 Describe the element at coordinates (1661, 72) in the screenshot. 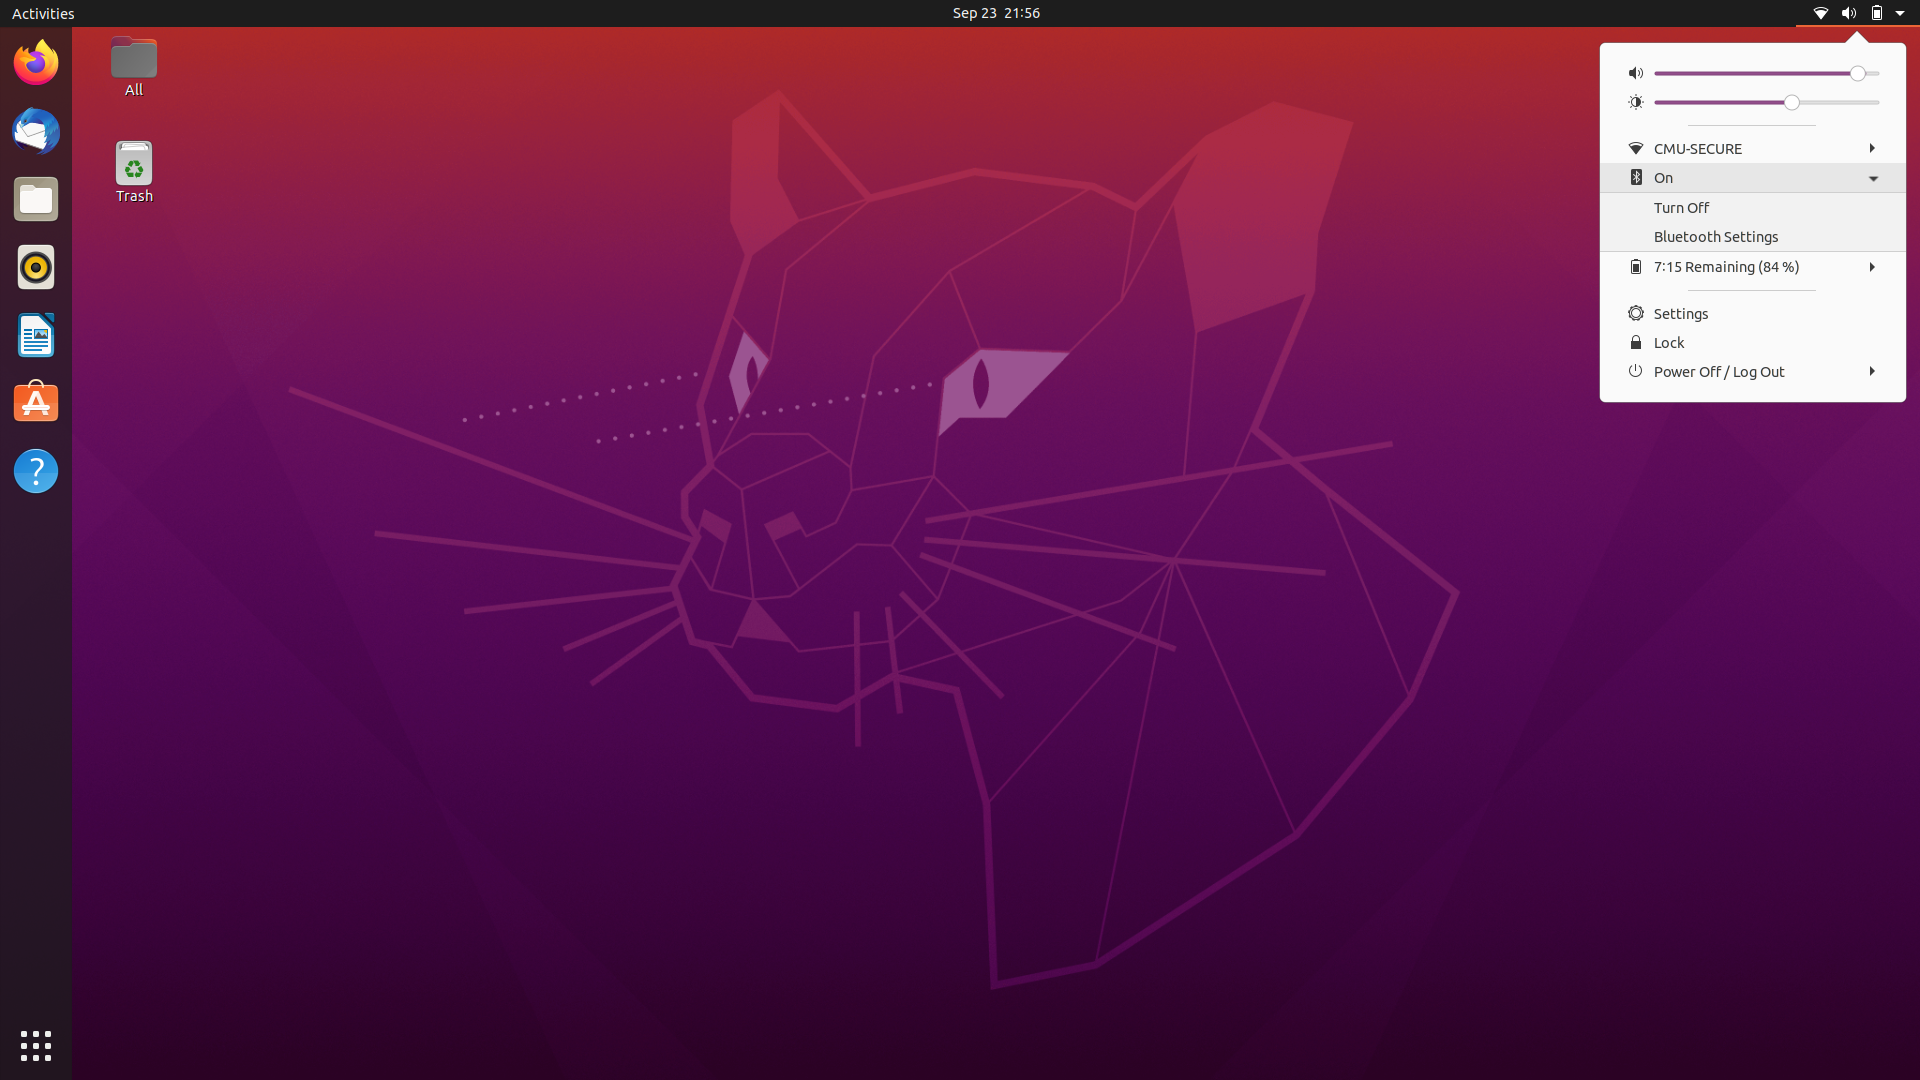

I see `Lower the Sound Level` at that location.